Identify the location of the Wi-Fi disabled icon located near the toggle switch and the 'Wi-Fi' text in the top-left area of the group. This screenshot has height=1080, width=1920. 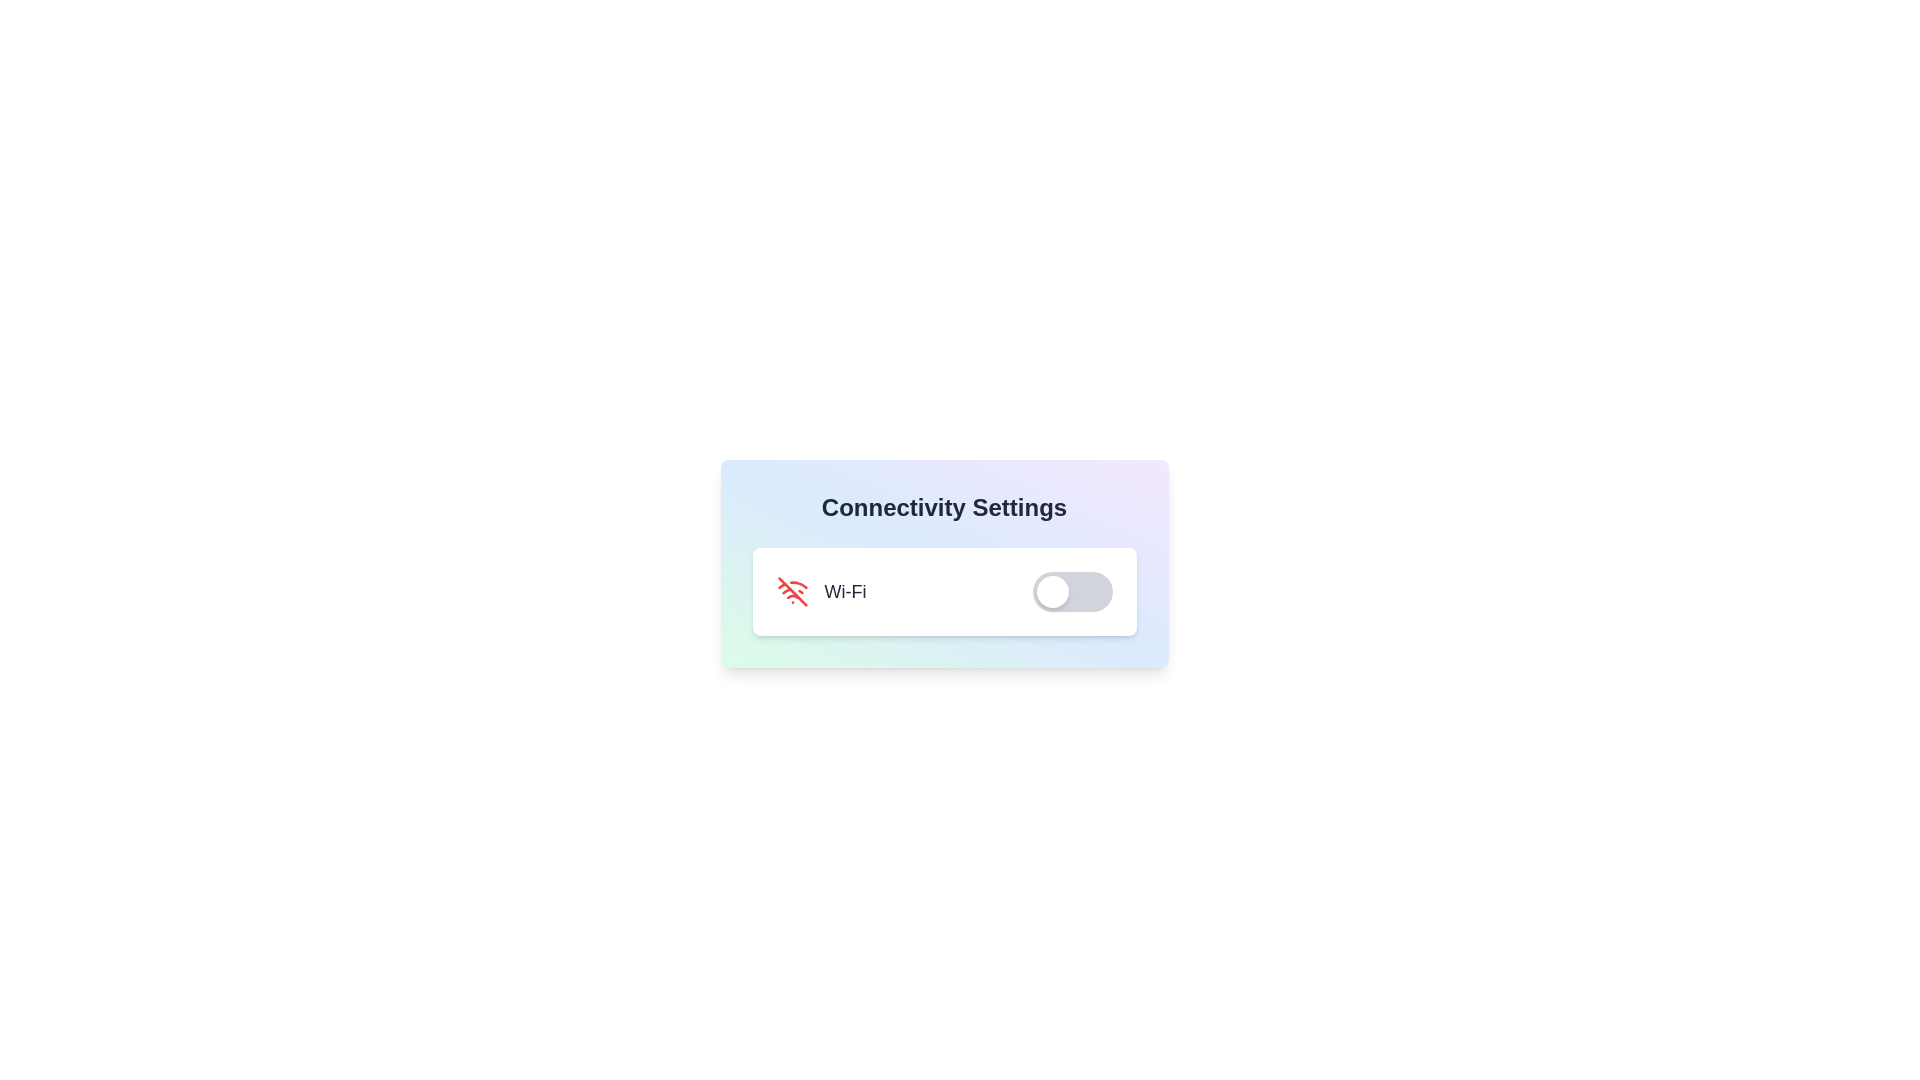
(791, 590).